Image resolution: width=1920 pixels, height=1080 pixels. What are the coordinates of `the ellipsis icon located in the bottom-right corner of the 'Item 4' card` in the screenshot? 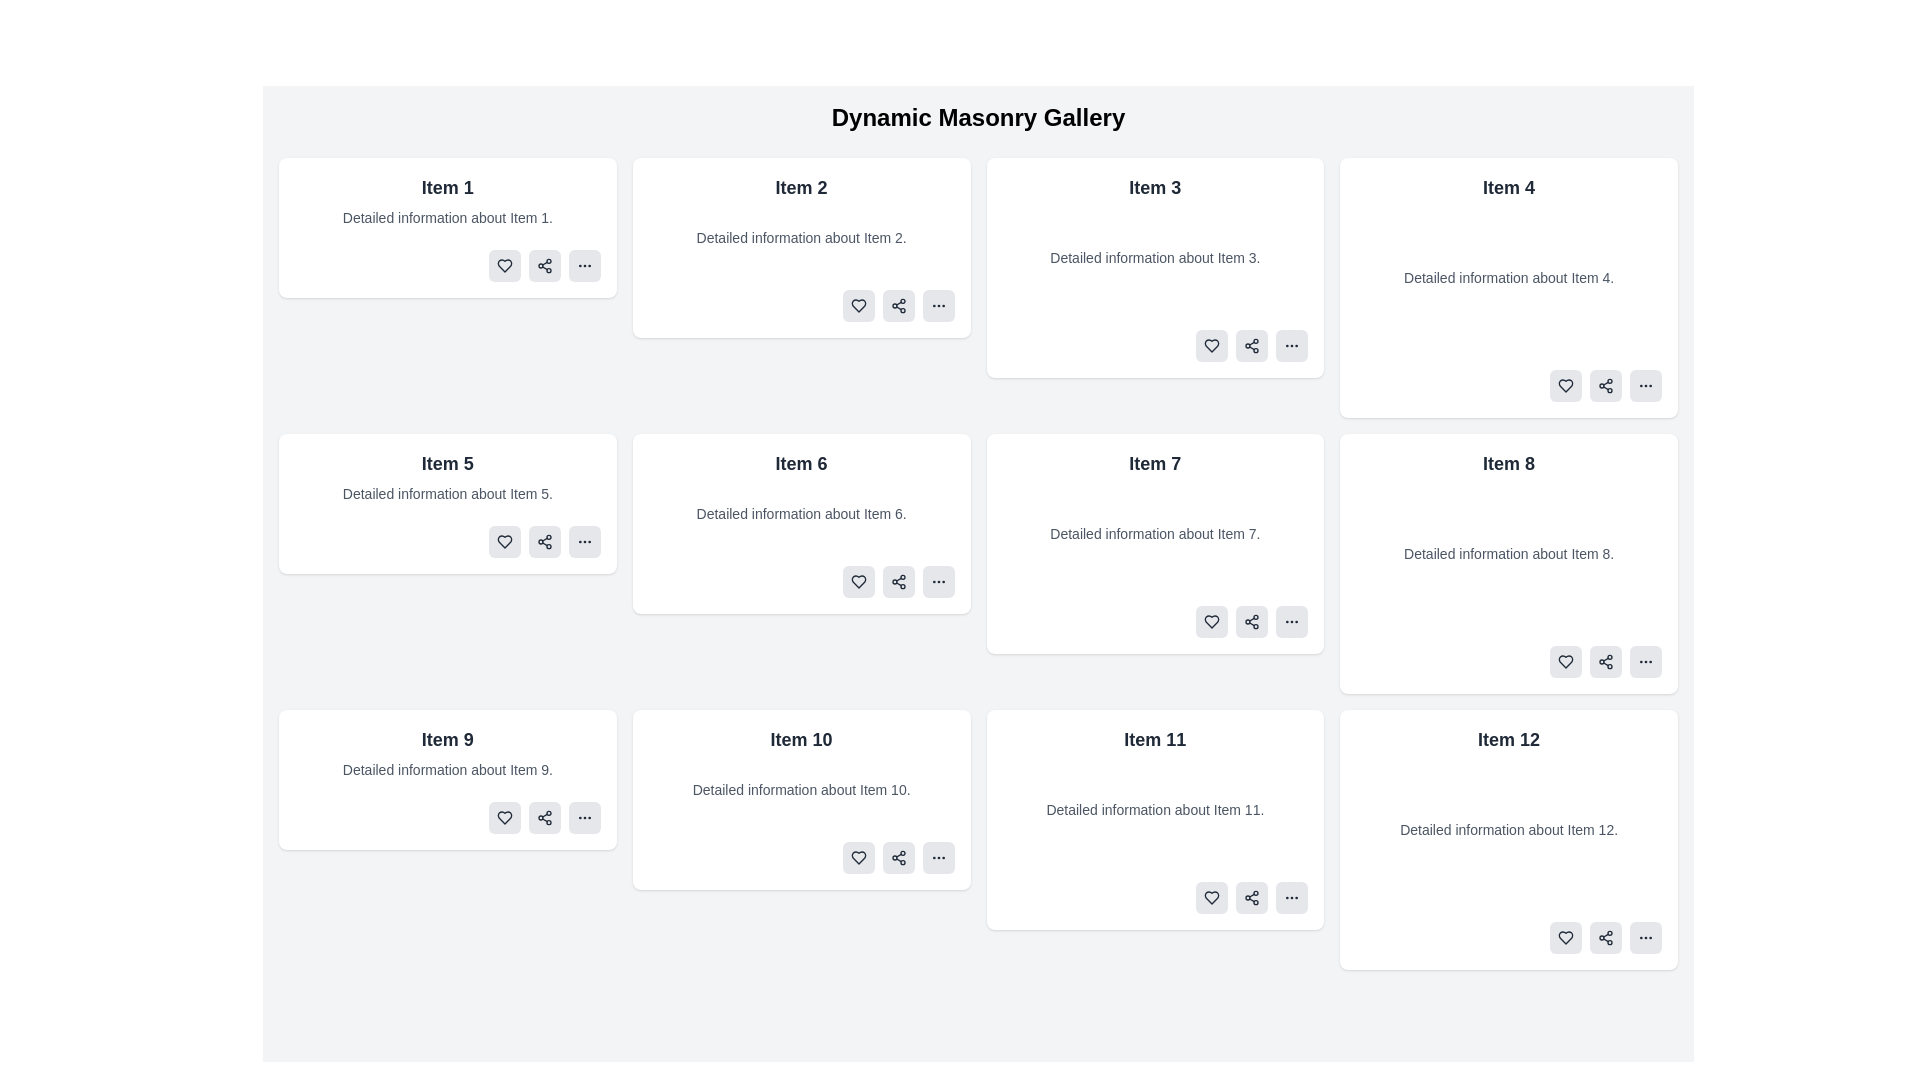 It's located at (1646, 385).